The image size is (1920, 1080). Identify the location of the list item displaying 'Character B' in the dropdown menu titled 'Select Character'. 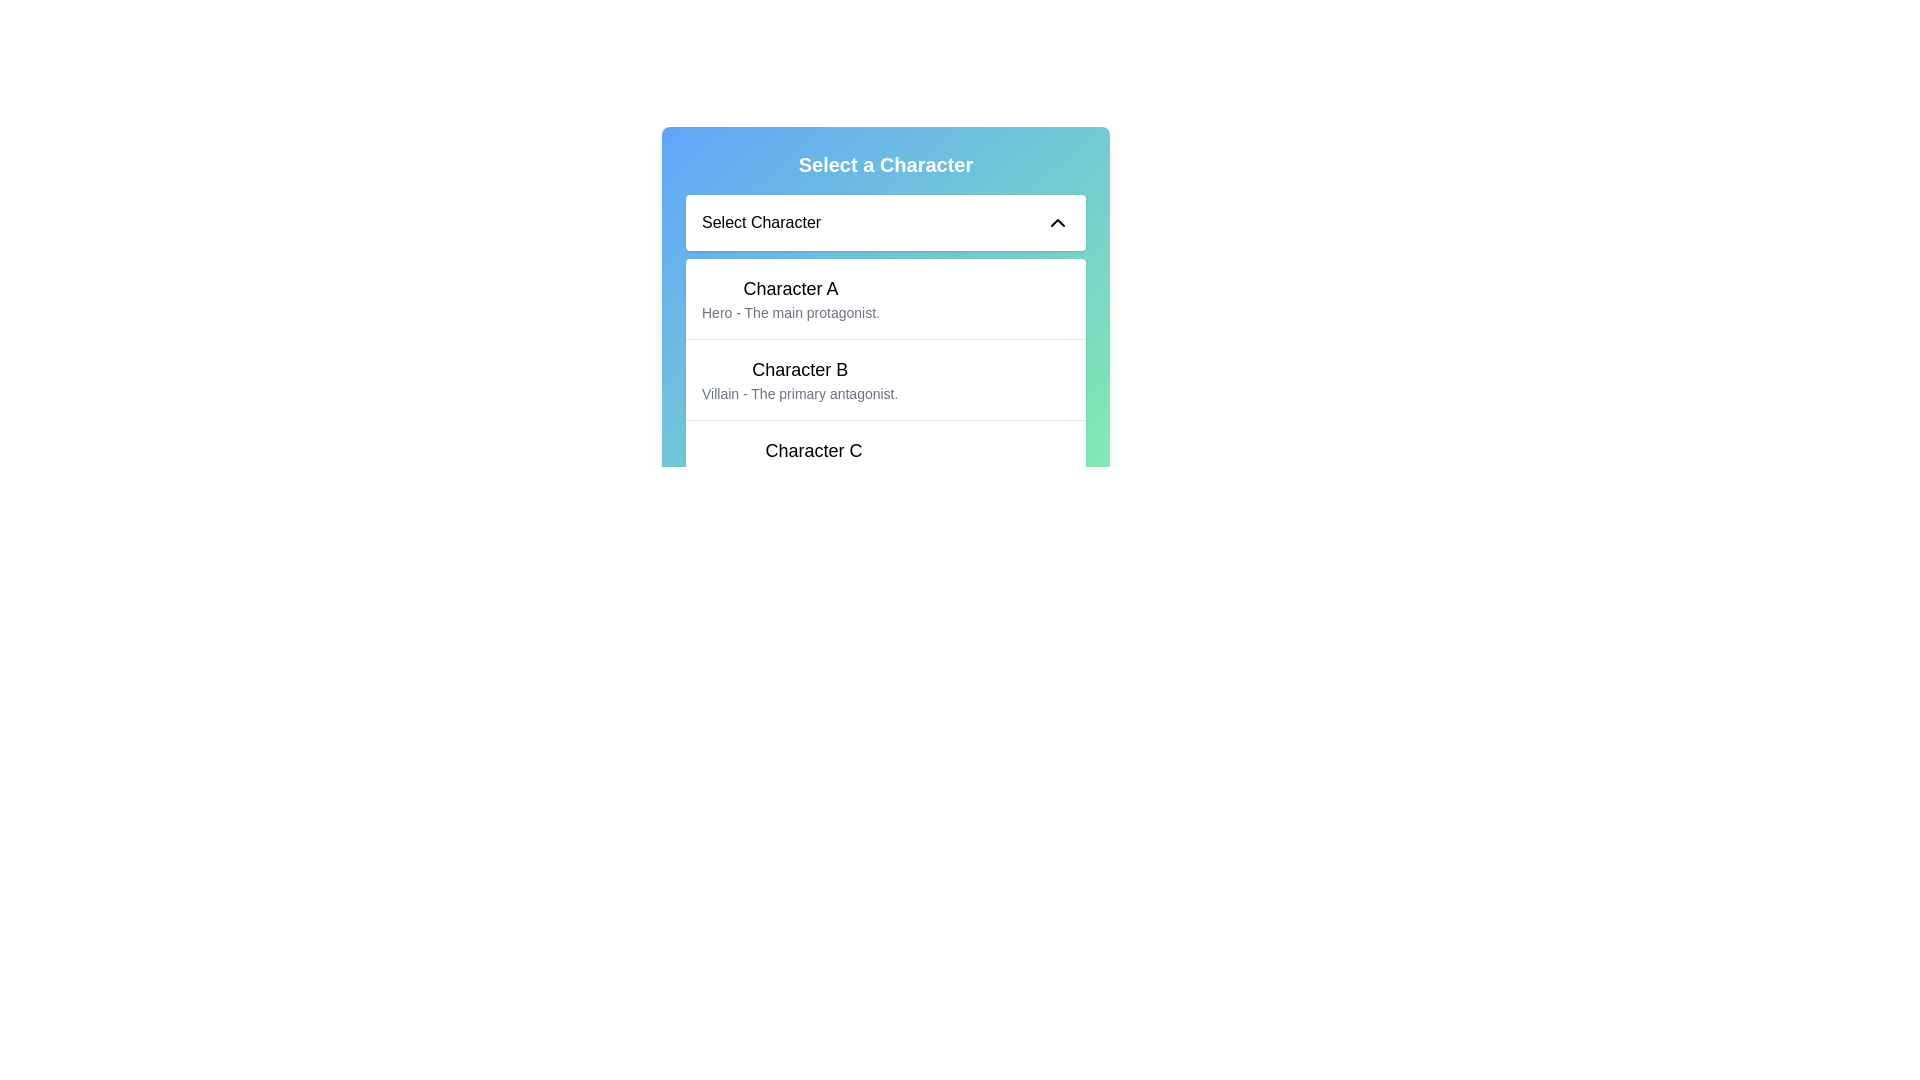
(885, 380).